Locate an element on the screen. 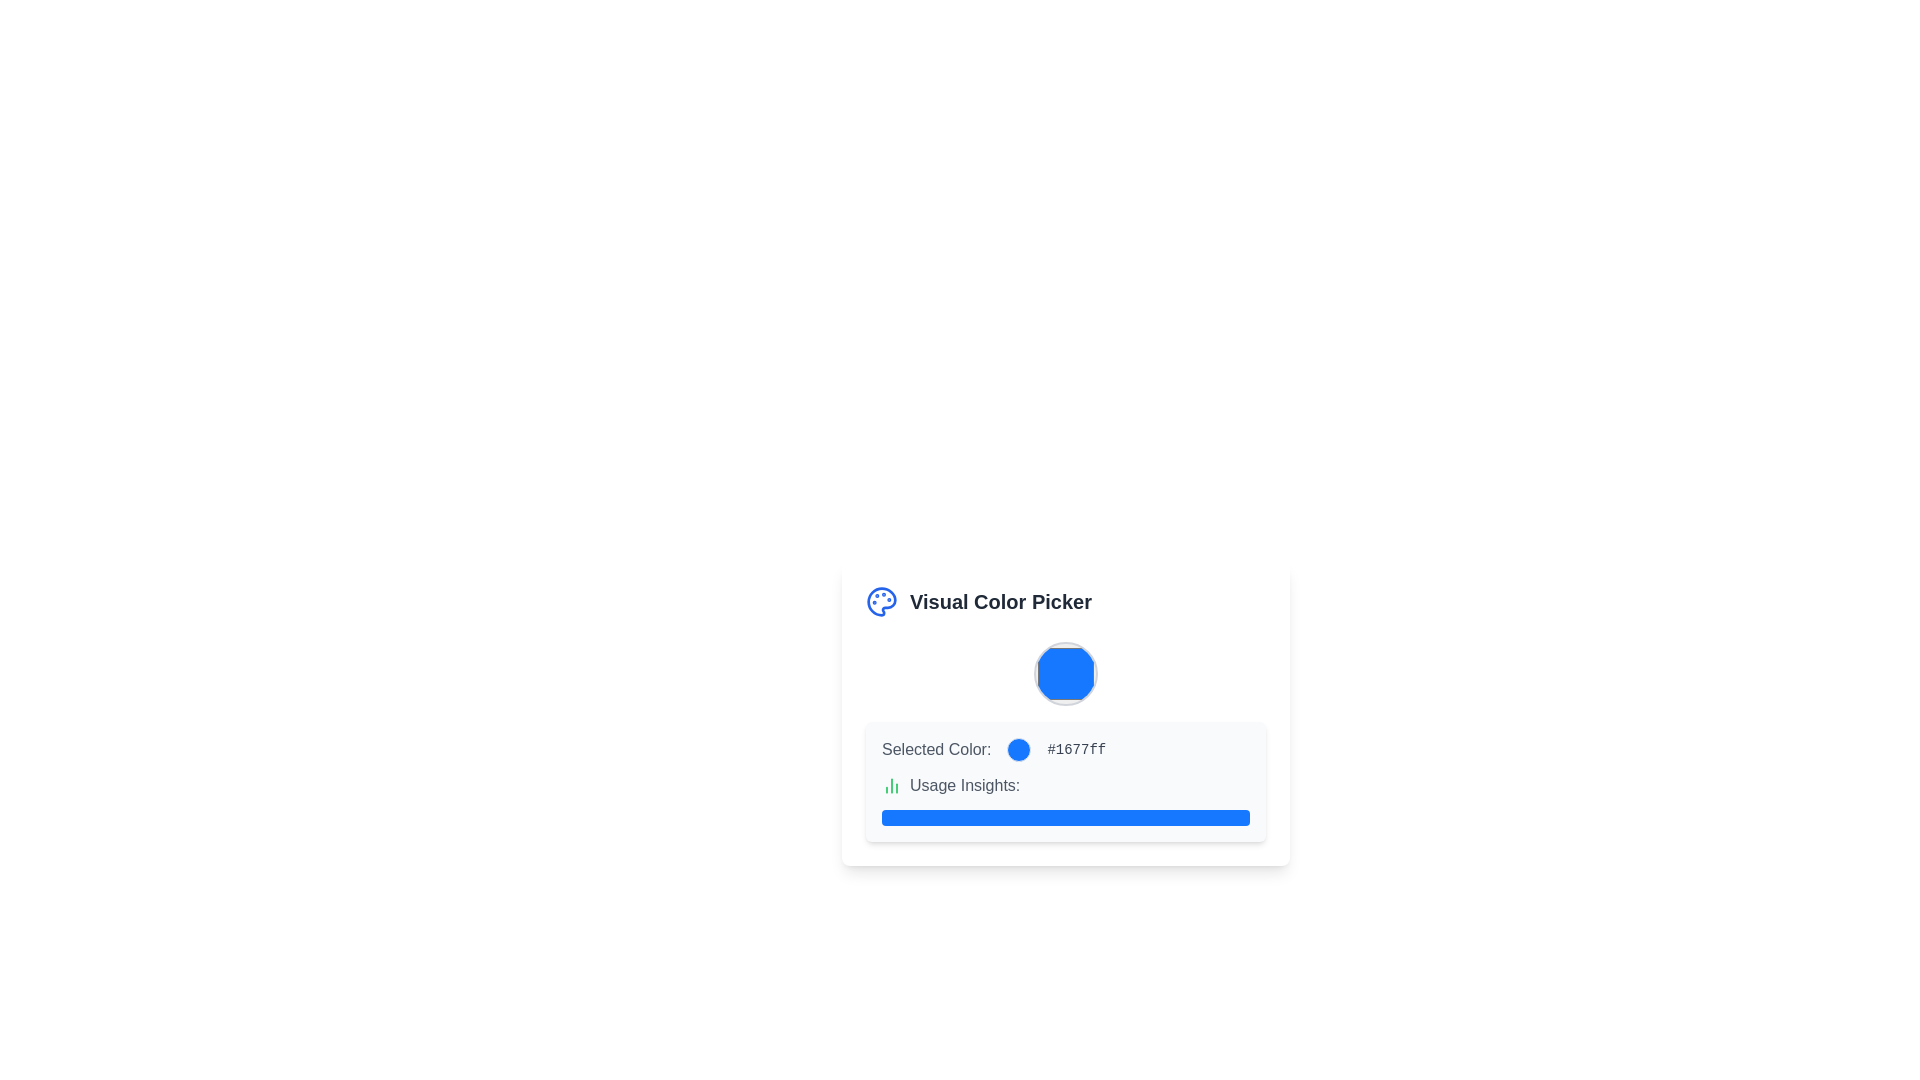 The image size is (1920, 1080). the blue painter's palette icon located to the left of the 'Visual Color Picker' text is located at coordinates (881, 600).